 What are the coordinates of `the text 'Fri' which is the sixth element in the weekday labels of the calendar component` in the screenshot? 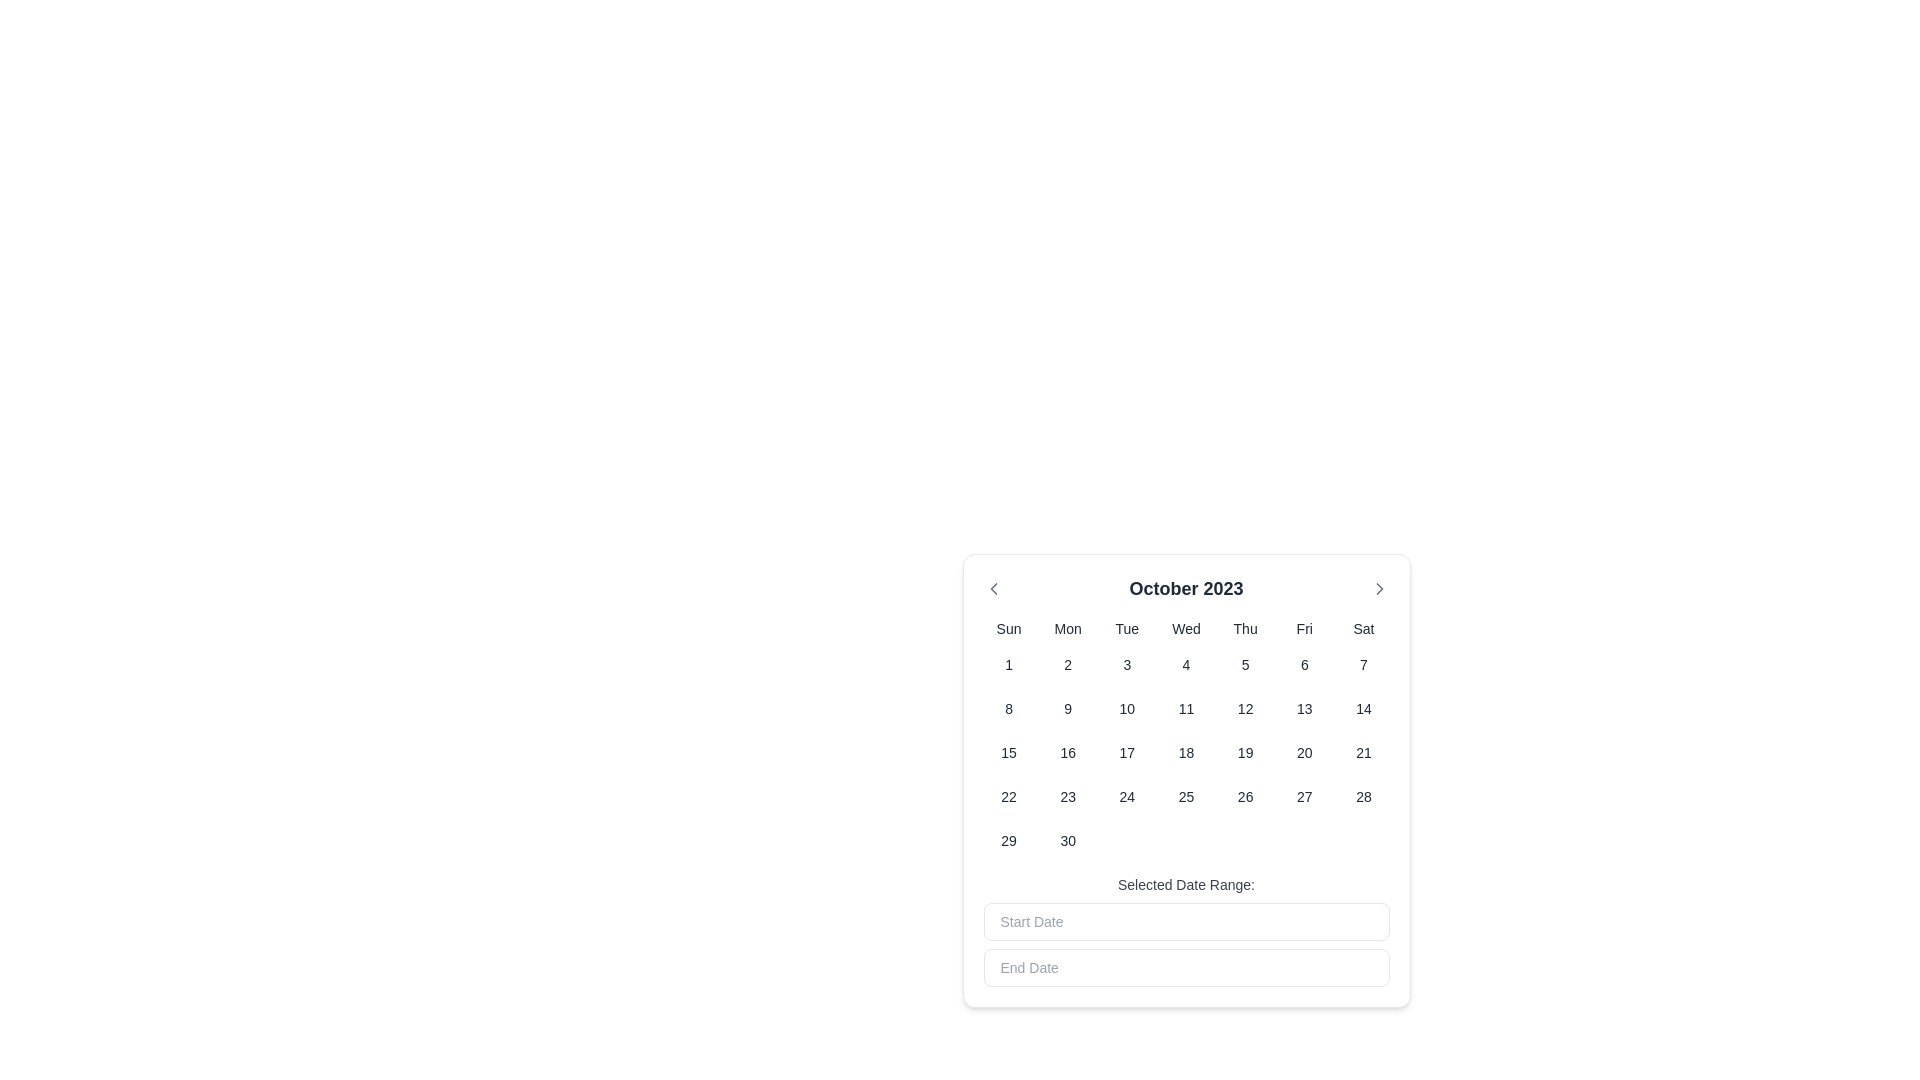 It's located at (1304, 627).